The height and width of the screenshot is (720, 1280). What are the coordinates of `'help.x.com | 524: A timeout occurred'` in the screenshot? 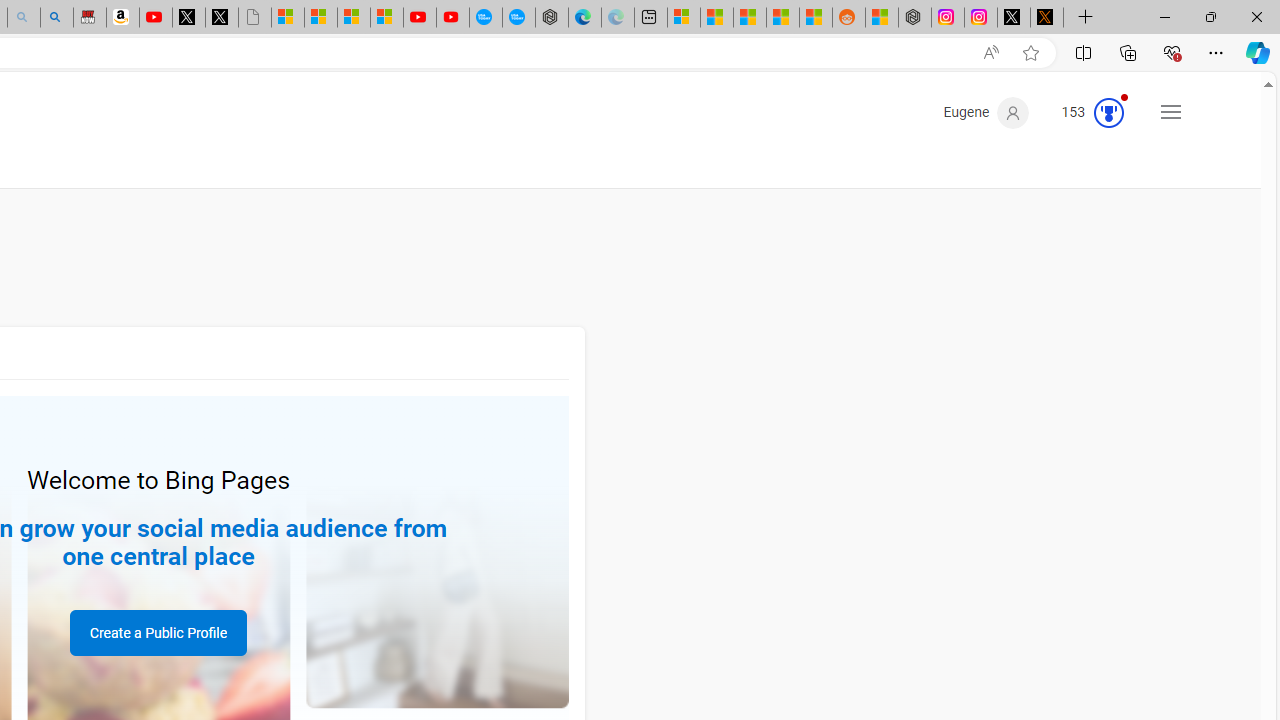 It's located at (1046, 17).